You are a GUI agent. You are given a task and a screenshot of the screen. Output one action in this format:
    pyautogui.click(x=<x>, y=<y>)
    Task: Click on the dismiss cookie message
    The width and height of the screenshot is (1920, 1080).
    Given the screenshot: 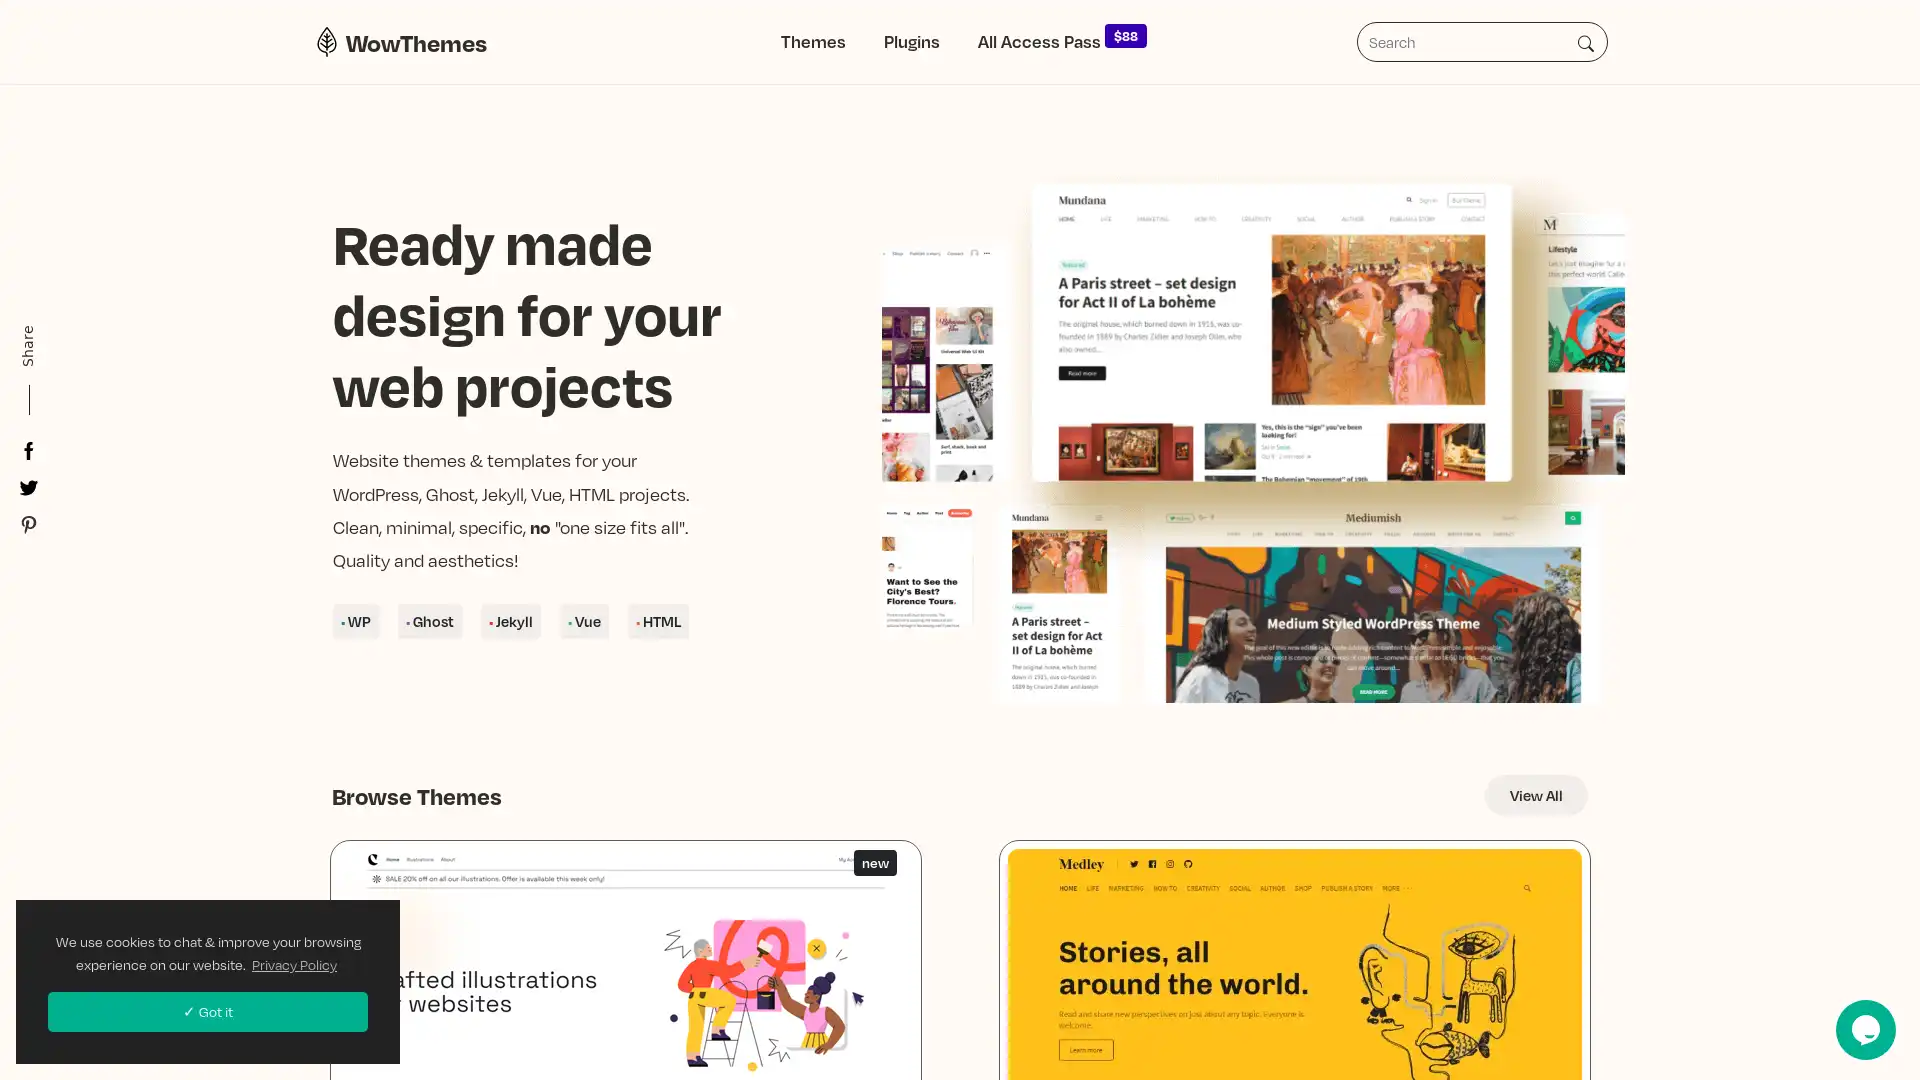 What is the action you would take?
    pyautogui.click(x=207, y=1011)
    